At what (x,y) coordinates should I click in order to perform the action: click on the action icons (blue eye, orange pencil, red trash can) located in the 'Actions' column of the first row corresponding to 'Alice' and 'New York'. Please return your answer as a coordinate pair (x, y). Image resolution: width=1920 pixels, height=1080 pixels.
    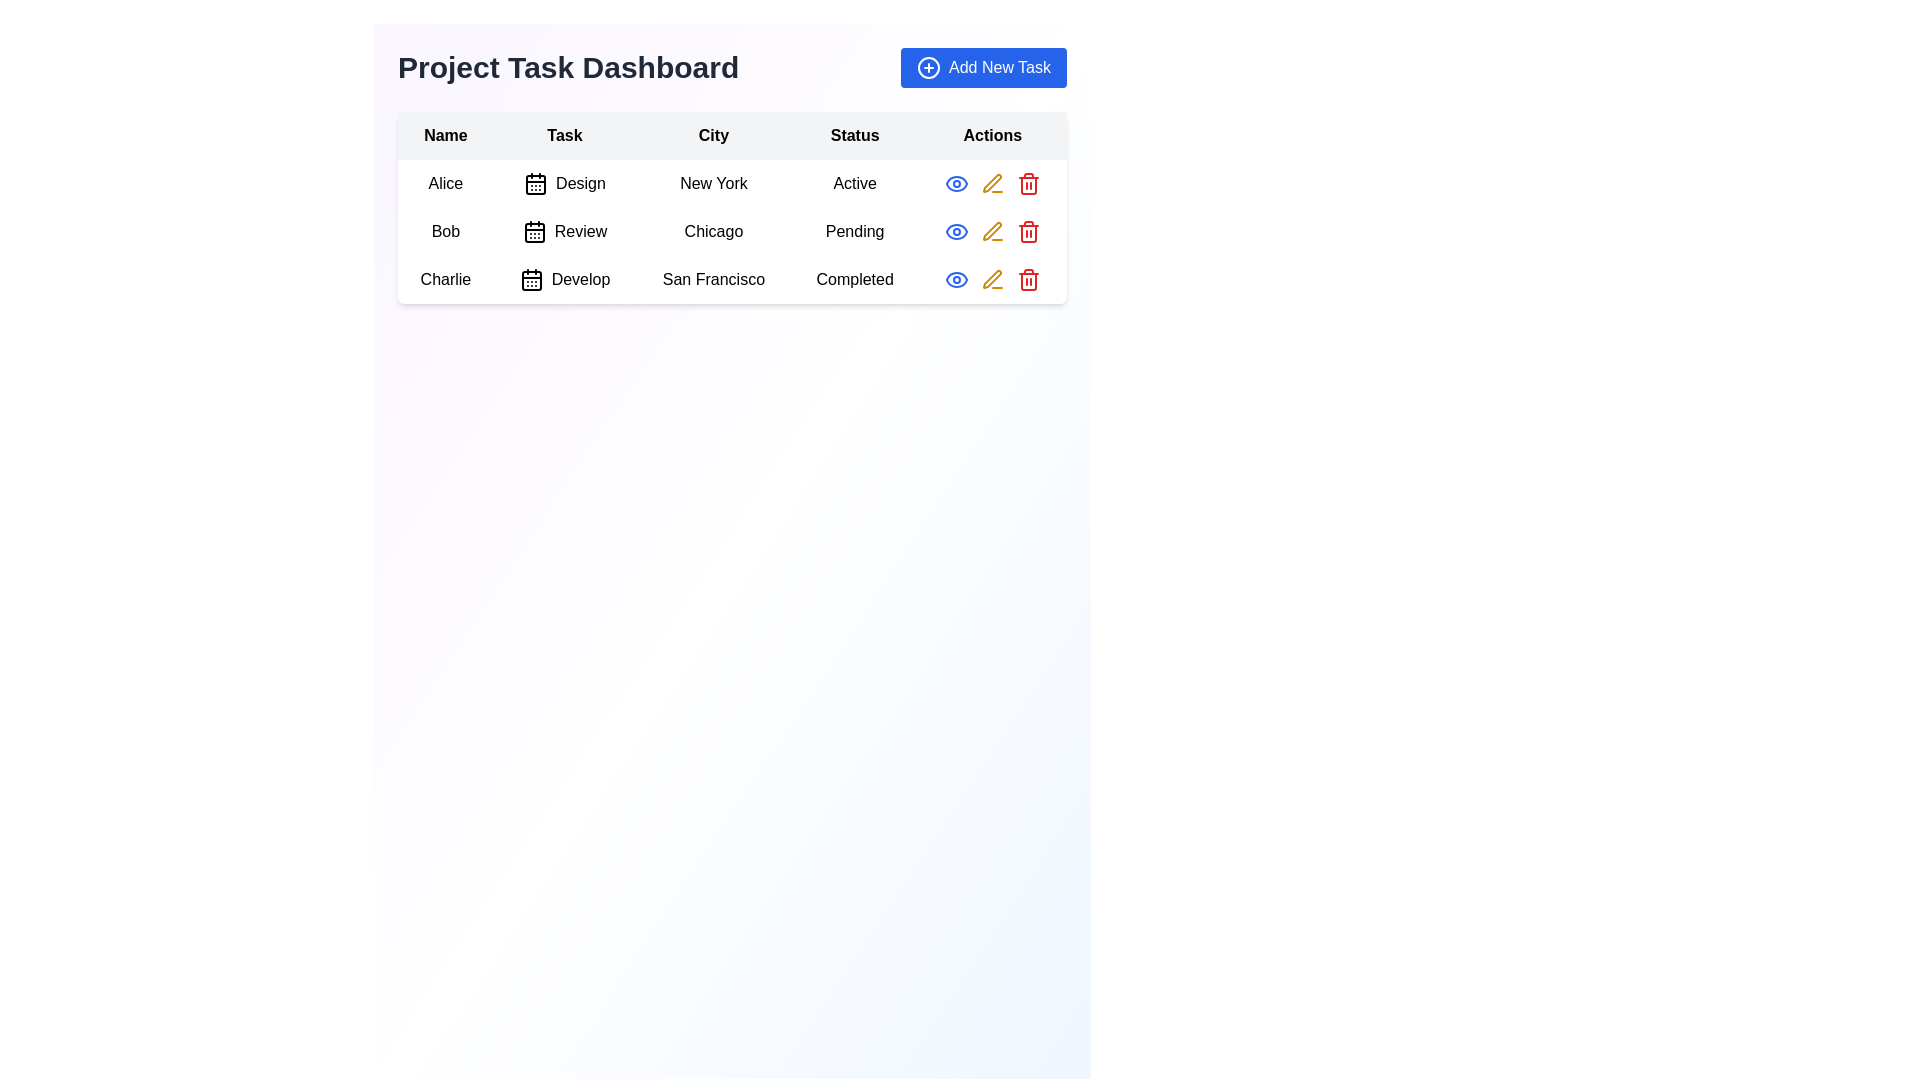
    Looking at the image, I should click on (992, 184).